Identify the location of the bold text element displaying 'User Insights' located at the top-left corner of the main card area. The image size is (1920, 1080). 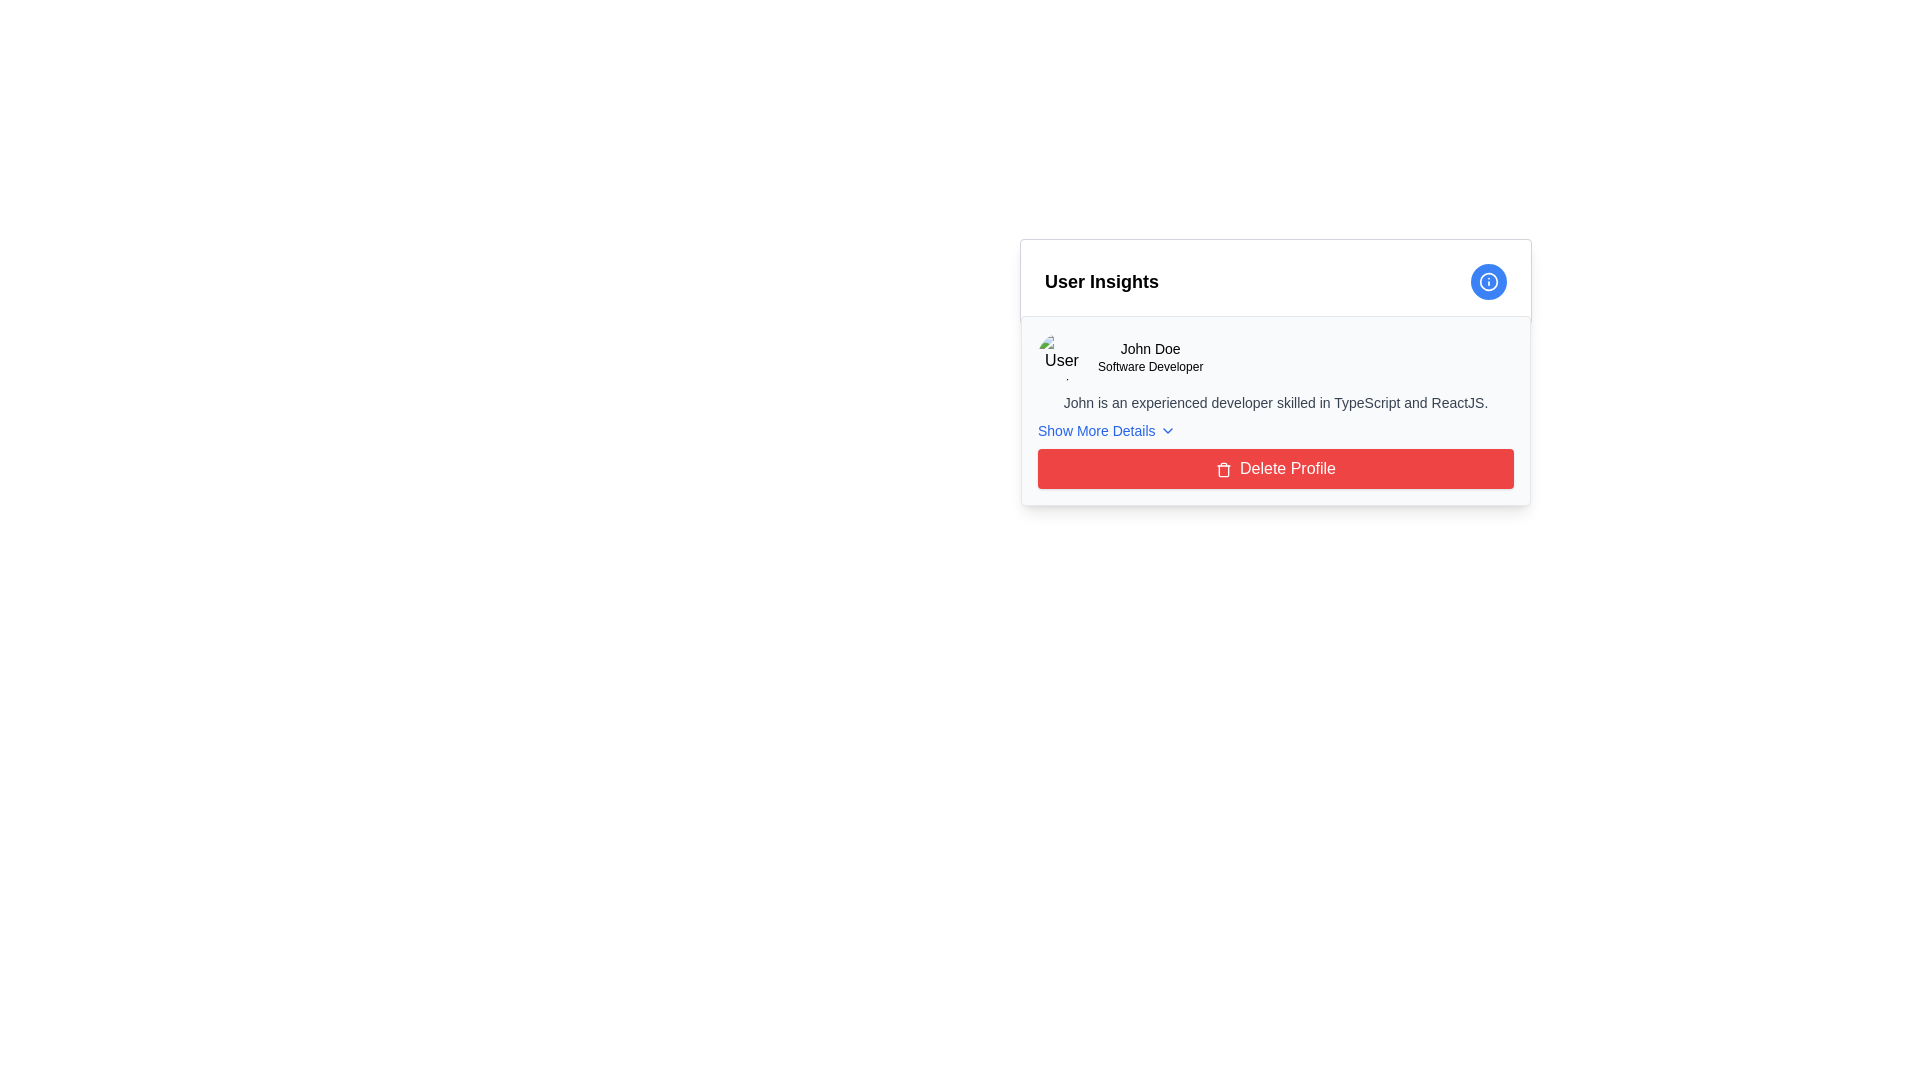
(1101, 281).